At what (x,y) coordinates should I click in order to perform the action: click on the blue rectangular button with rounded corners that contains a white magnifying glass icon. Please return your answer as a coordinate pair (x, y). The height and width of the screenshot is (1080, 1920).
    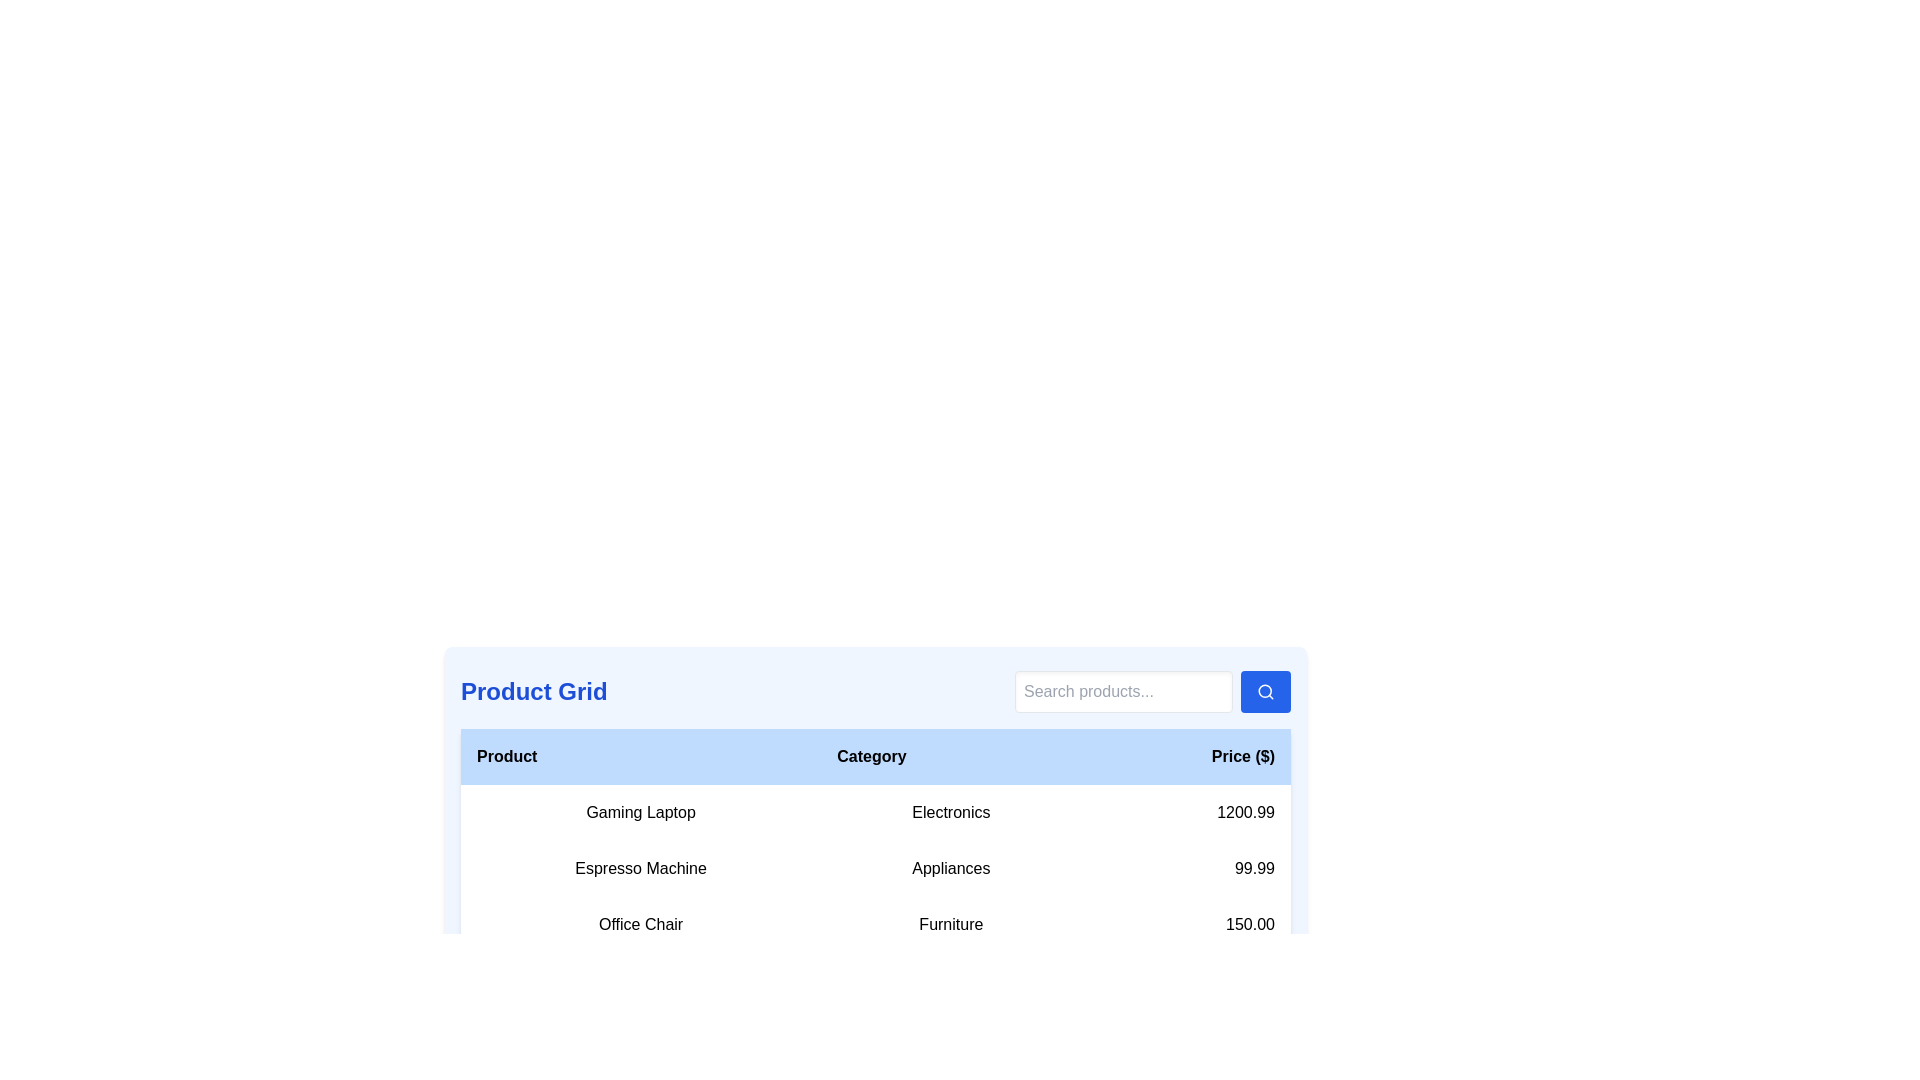
    Looking at the image, I should click on (1265, 690).